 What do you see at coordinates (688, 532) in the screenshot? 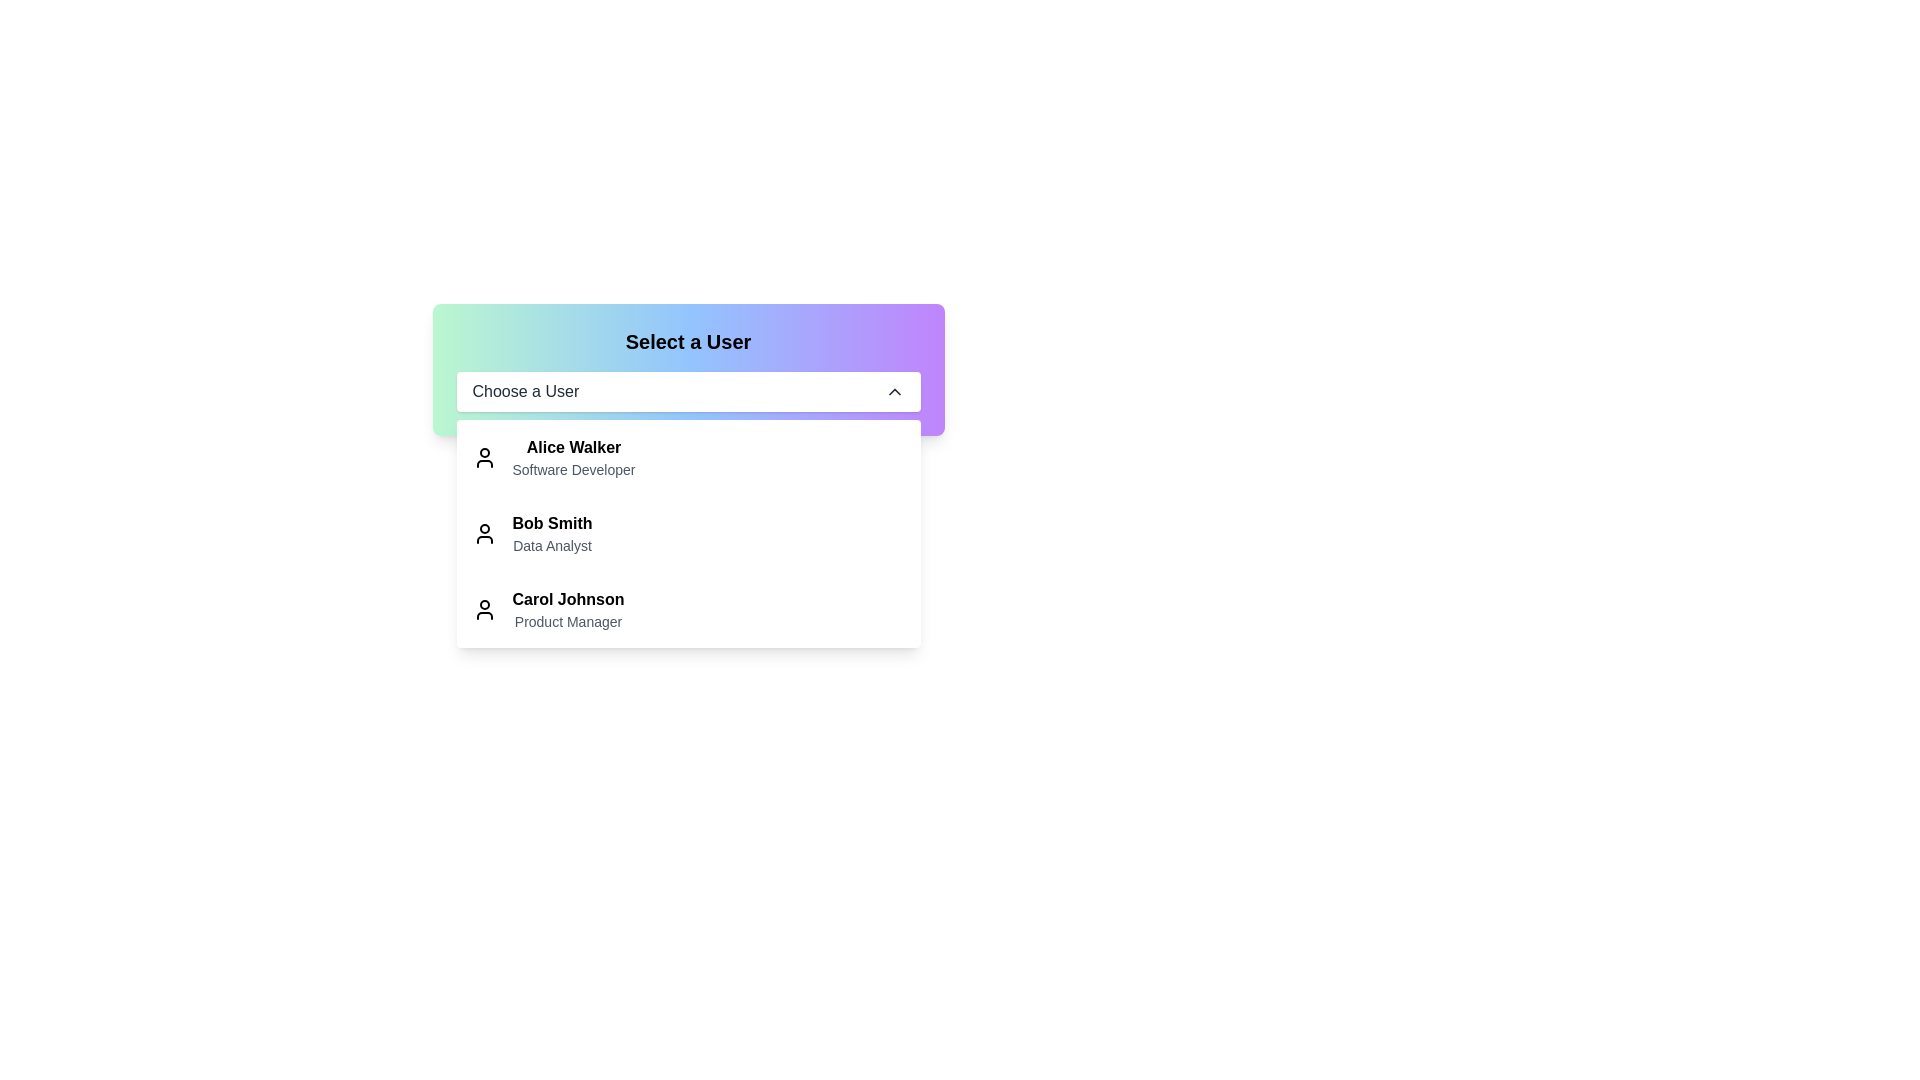
I see `the second list item in the dropdown labeled 'Choose a User'` at bounding box center [688, 532].